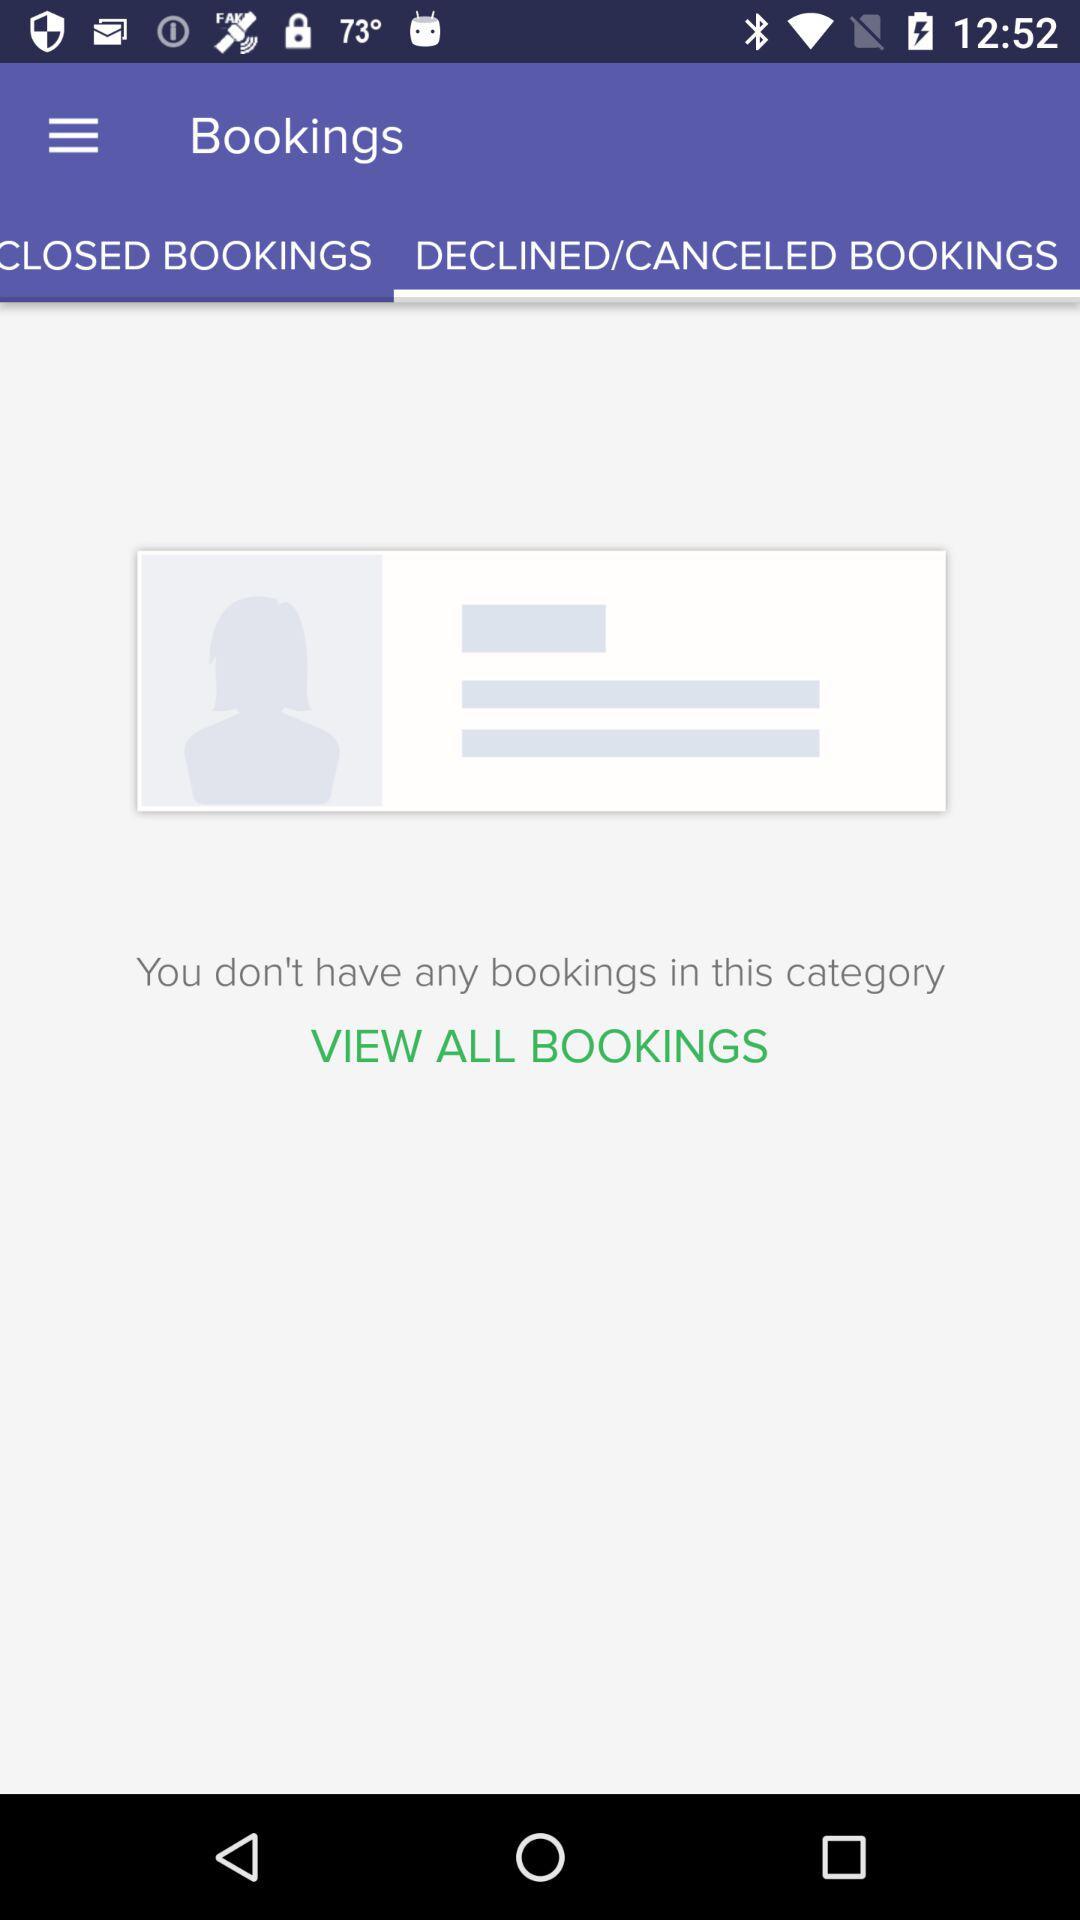  What do you see at coordinates (72, 135) in the screenshot?
I see `the item next to the bookings` at bounding box center [72, 135].